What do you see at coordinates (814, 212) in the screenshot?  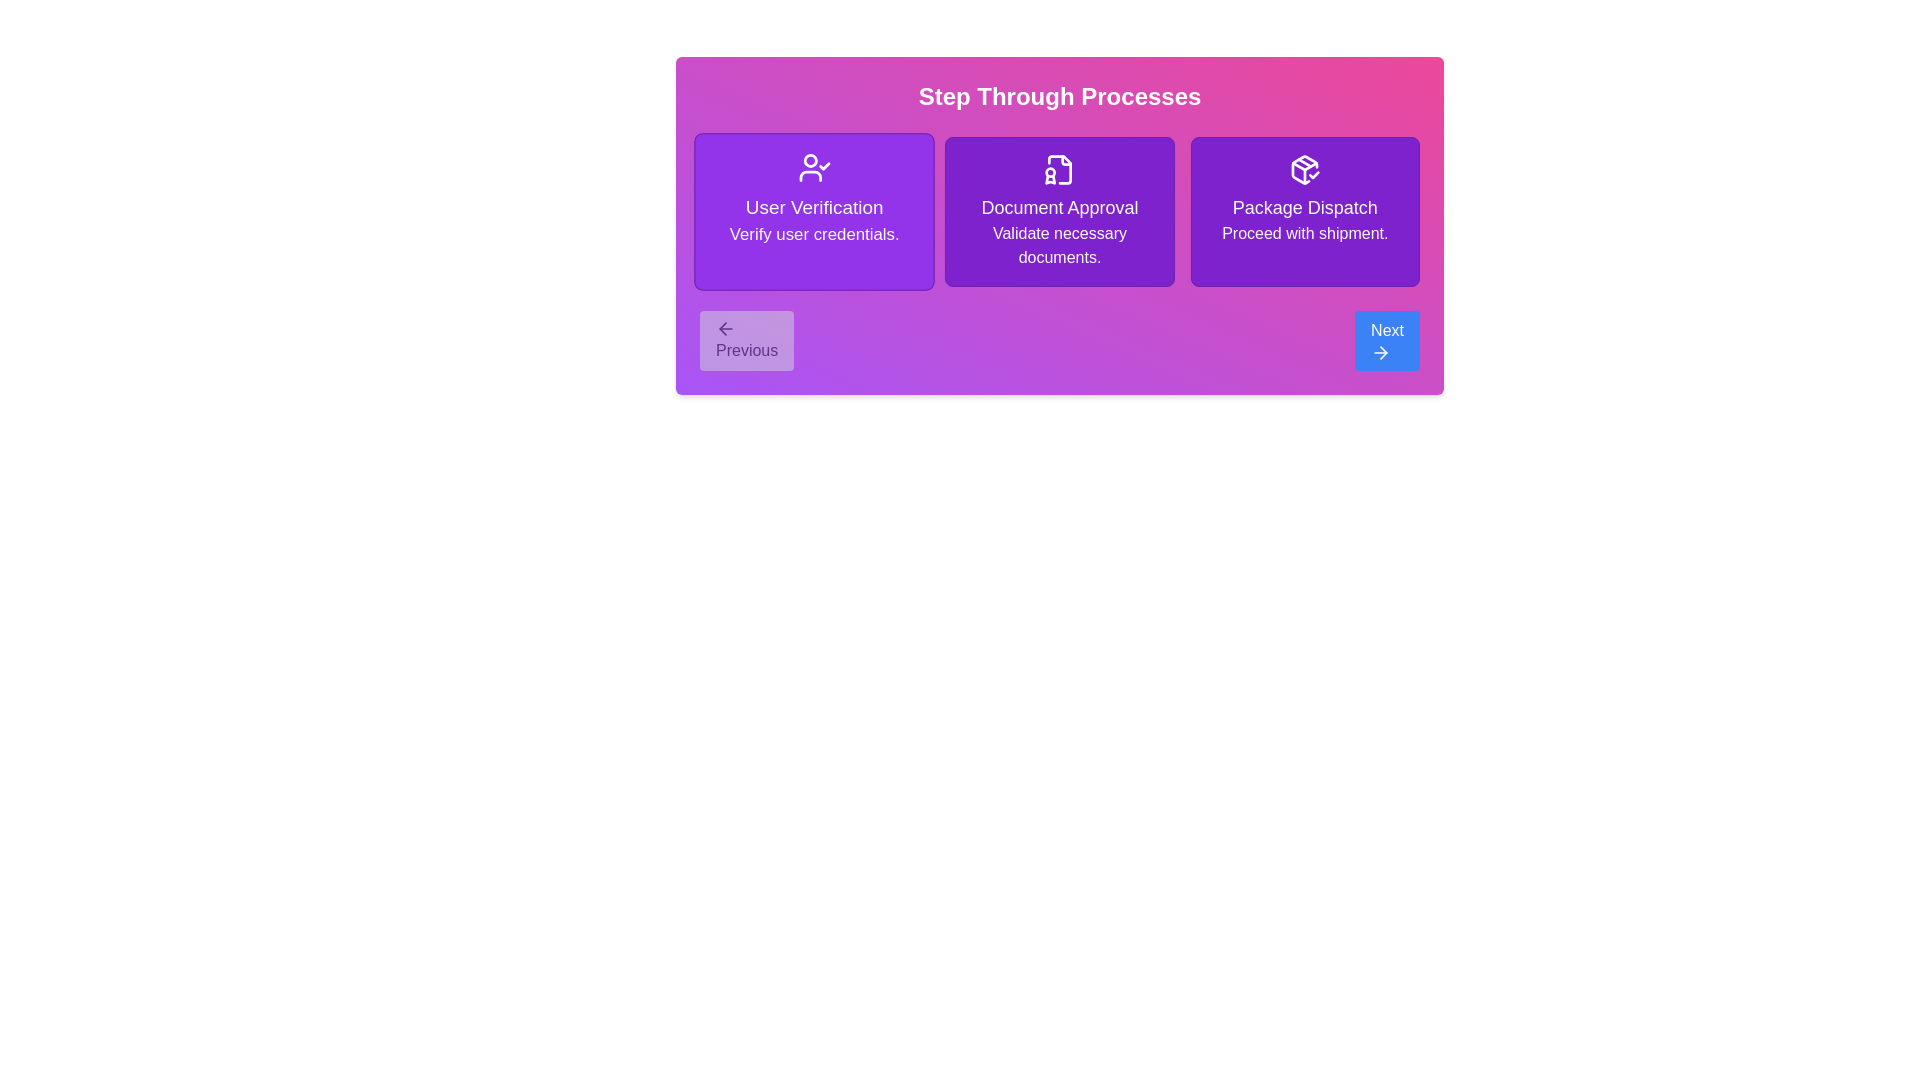 I see `the currently highlighted step to view its details` at bounding box center [814, 212].